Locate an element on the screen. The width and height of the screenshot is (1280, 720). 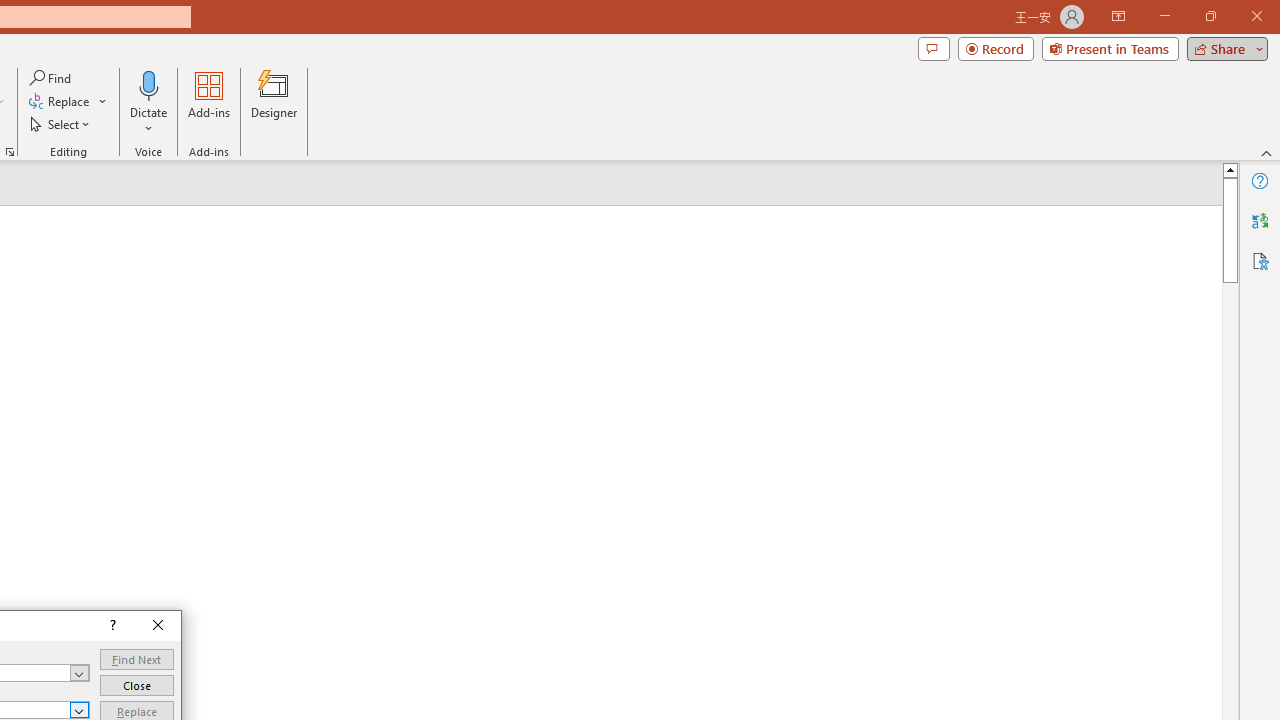
'Select' is located at coordinates (61, 124).